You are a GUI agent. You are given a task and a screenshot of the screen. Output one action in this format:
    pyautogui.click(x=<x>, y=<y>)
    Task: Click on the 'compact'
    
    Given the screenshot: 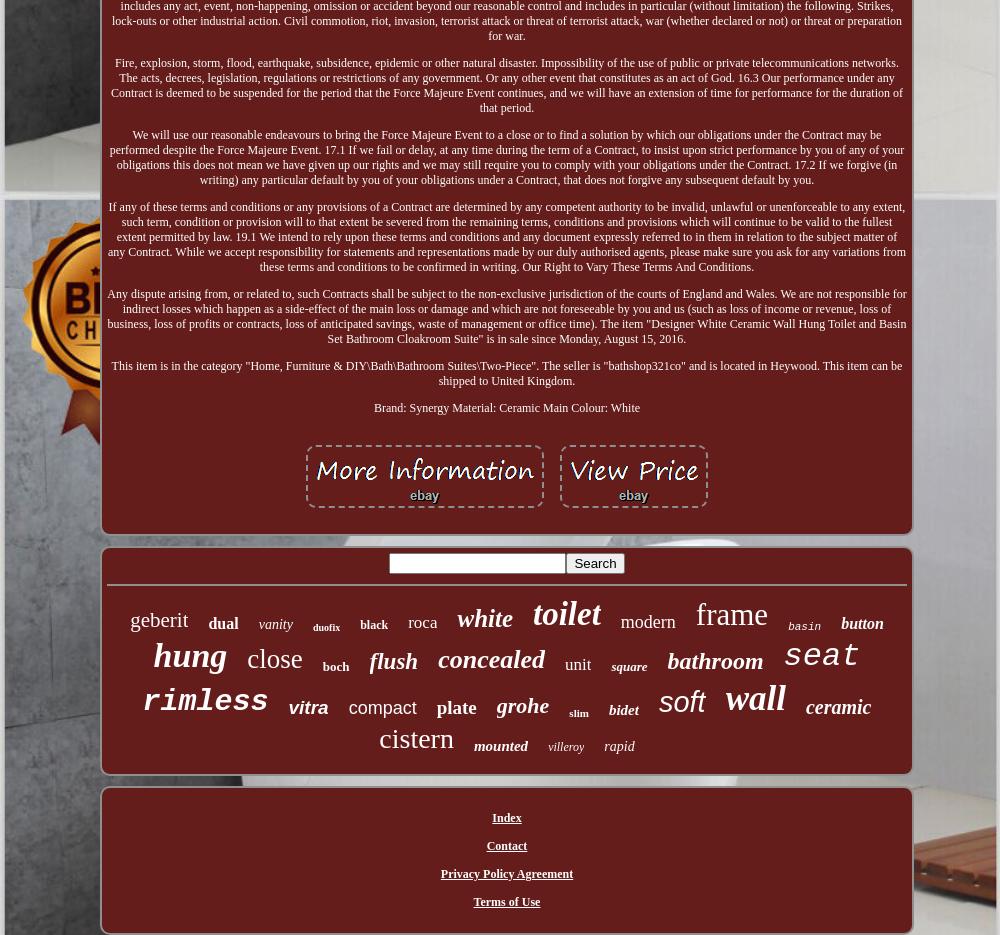 What is the action you would take?
    pyautogui.click(x=382, y=705)
    